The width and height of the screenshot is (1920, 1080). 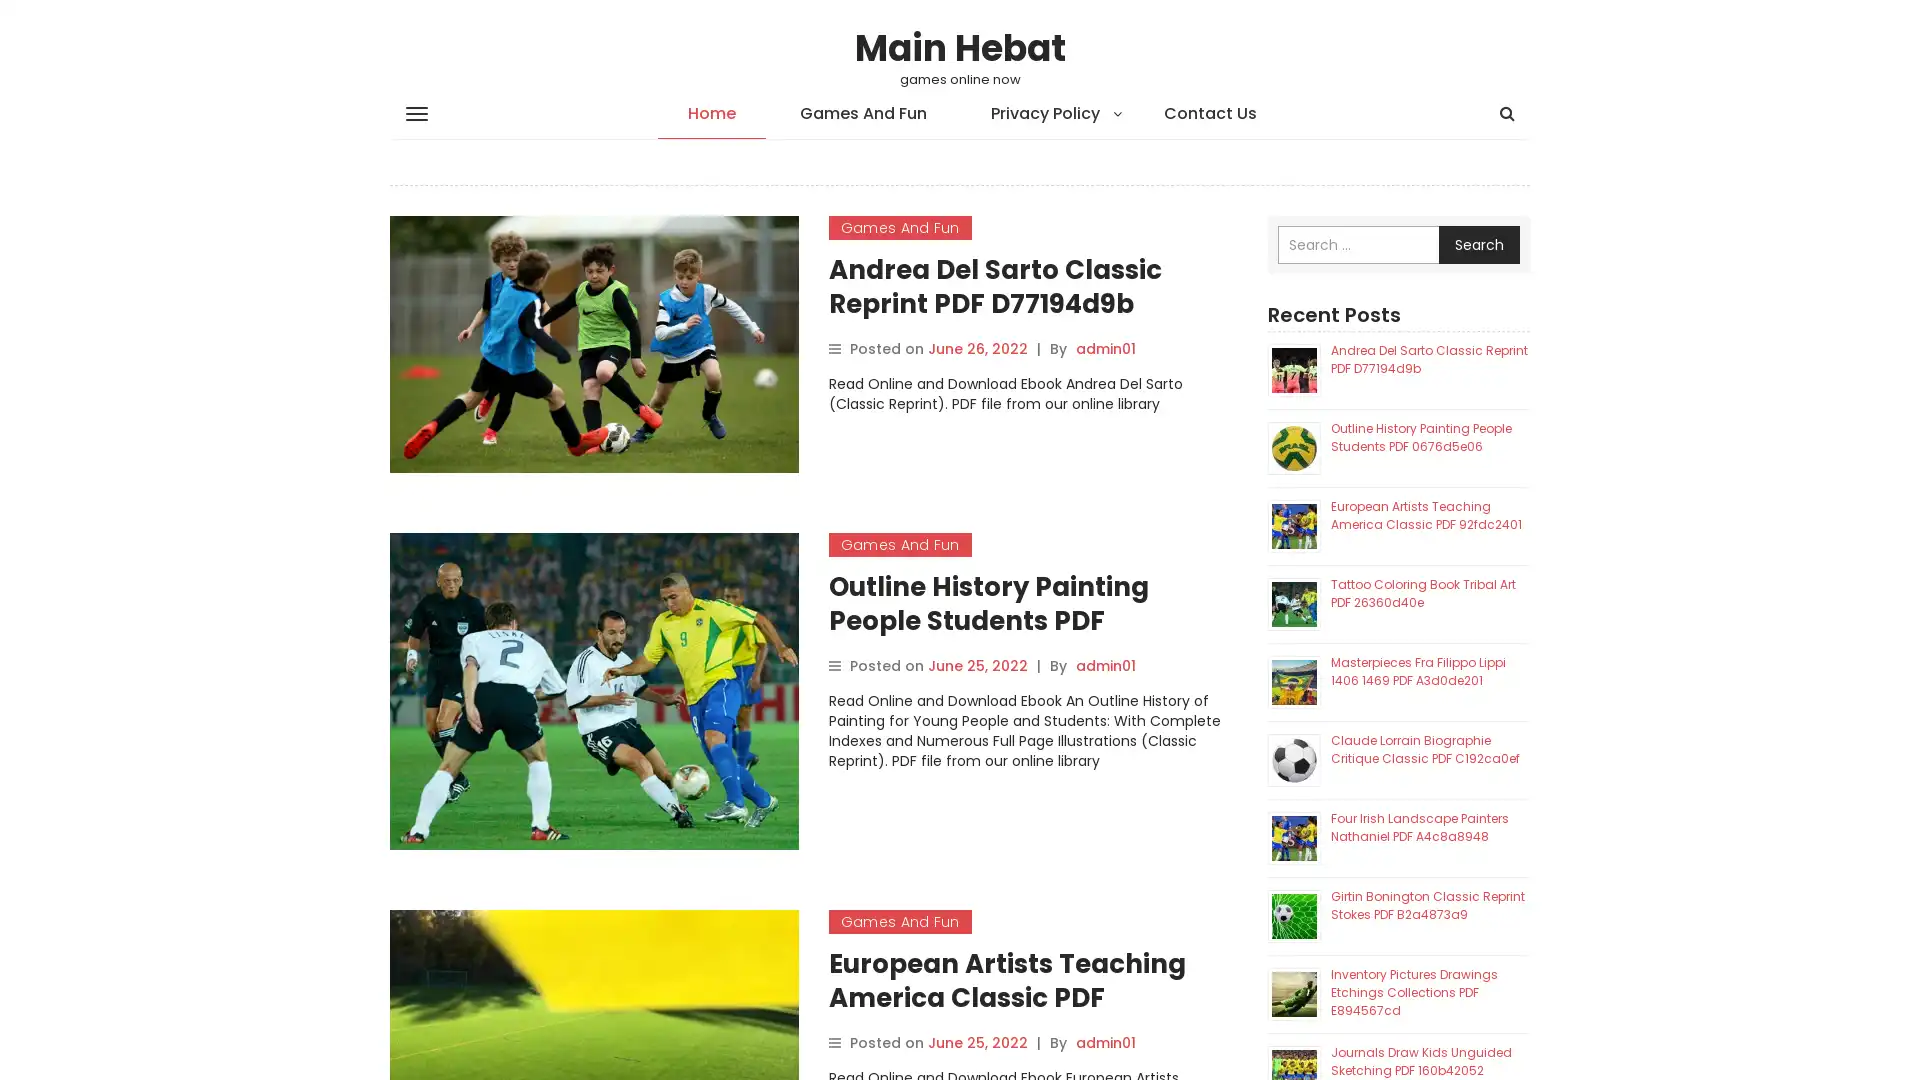 What do you see at coordinates (1479, 244) in the screenshot?
I see `Search` at bounding box center [1479, 244].